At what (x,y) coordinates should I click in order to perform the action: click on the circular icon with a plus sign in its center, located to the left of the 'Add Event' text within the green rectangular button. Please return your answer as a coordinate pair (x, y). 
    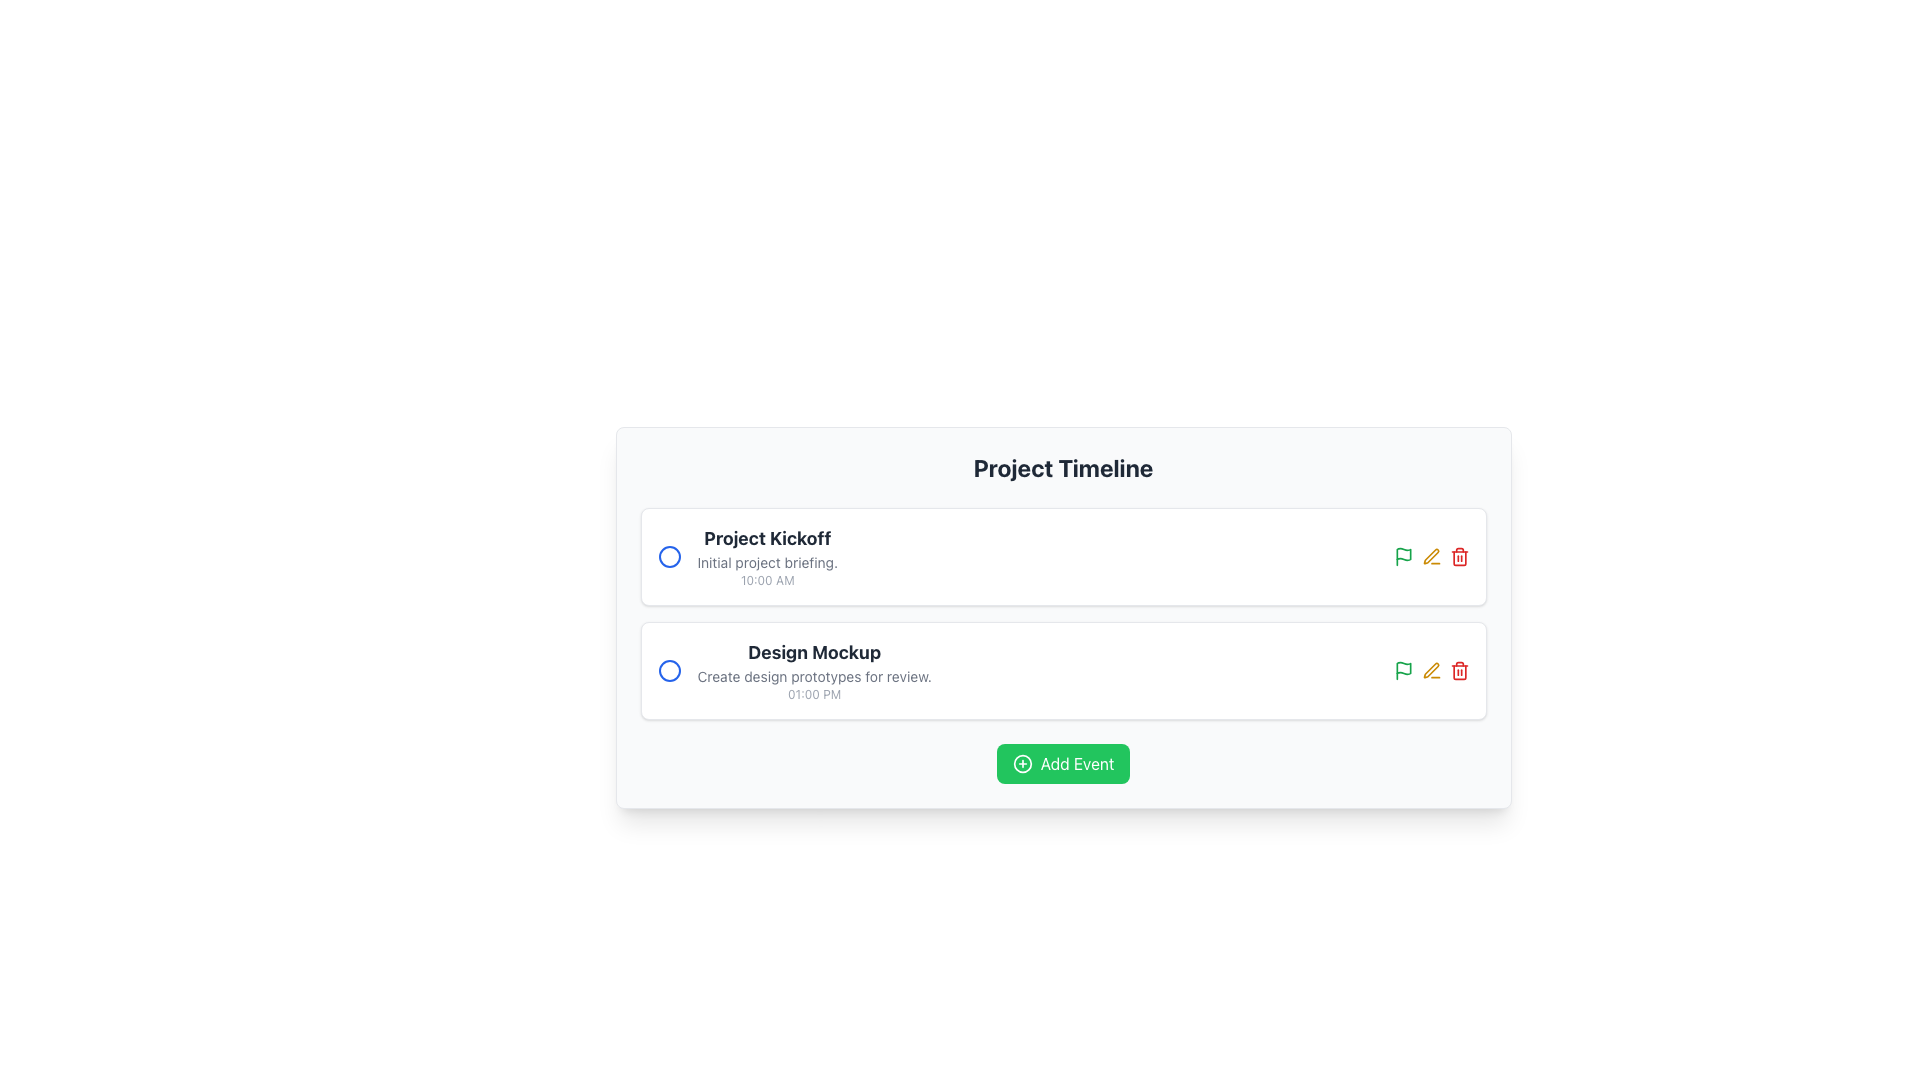
    Looking at the image, I should click on (1022, 763).